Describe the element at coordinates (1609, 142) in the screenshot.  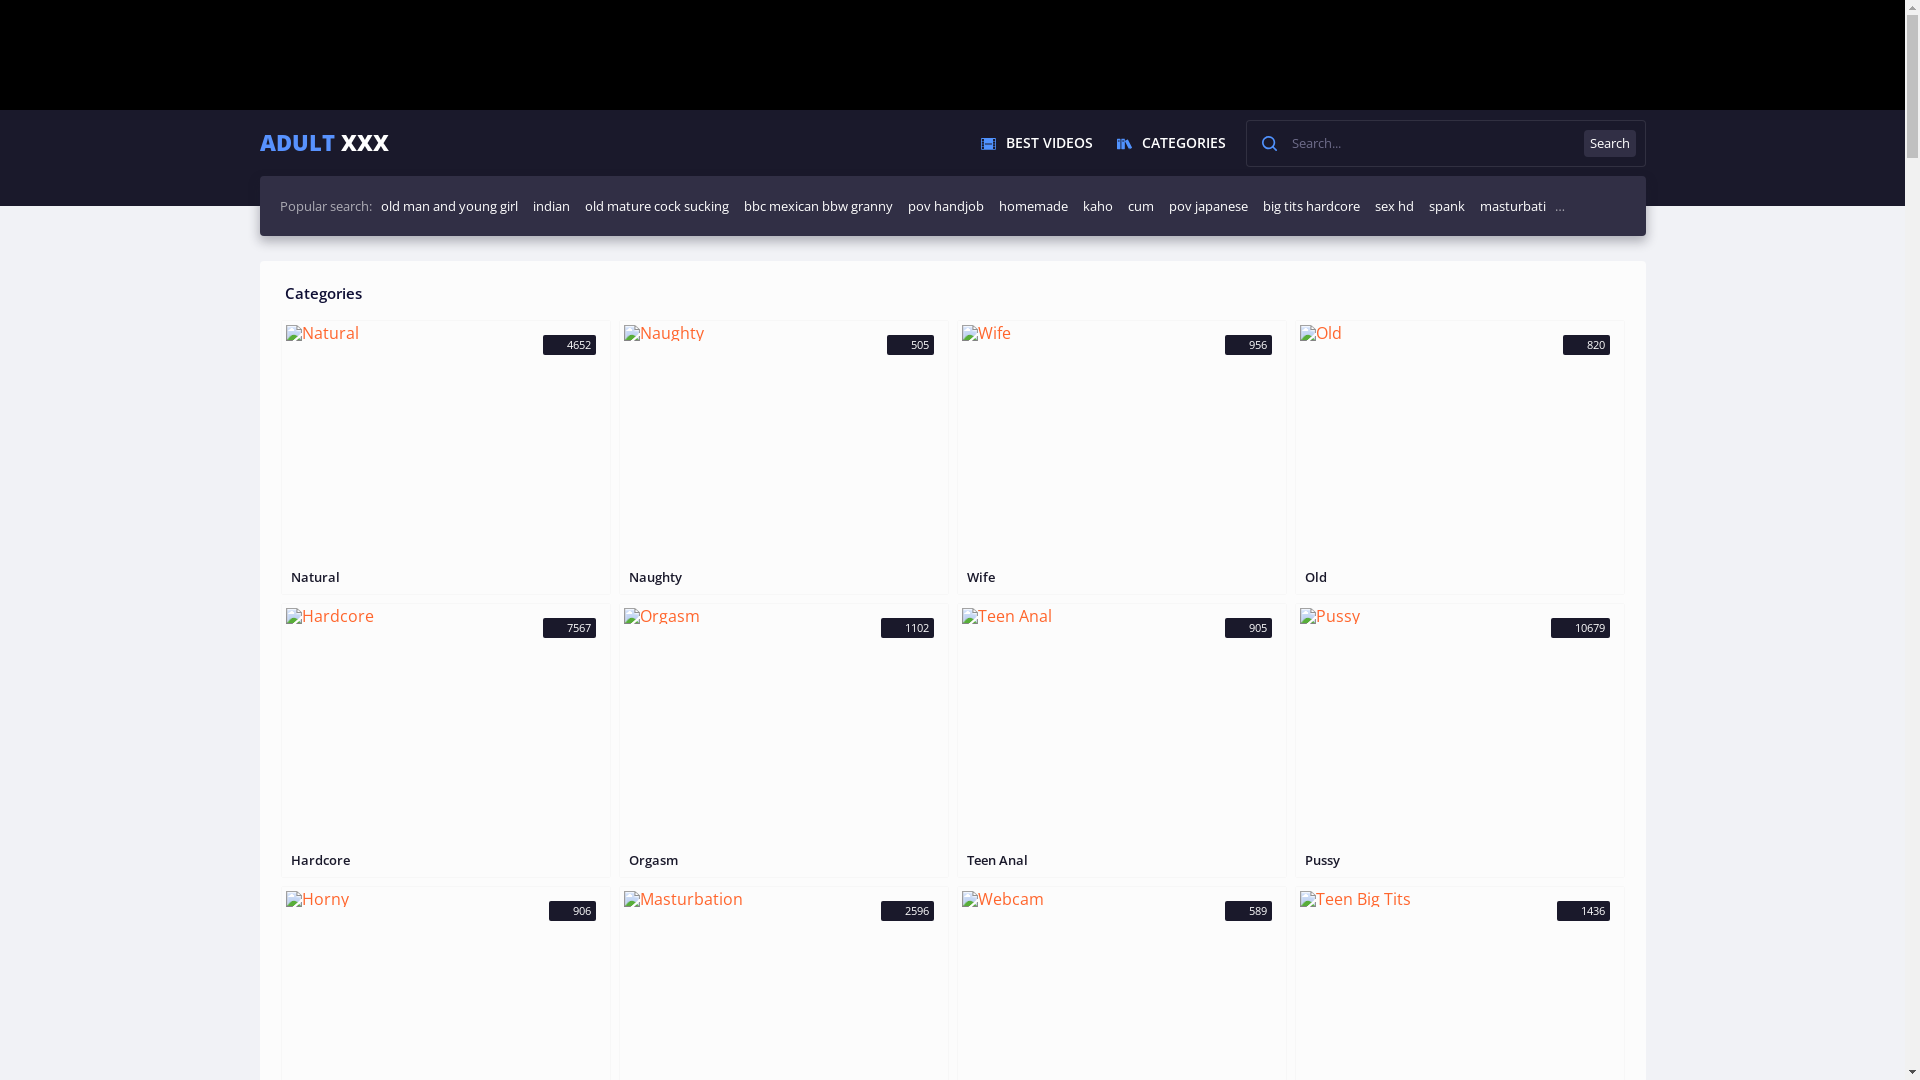
I see `'Search'` at that location.